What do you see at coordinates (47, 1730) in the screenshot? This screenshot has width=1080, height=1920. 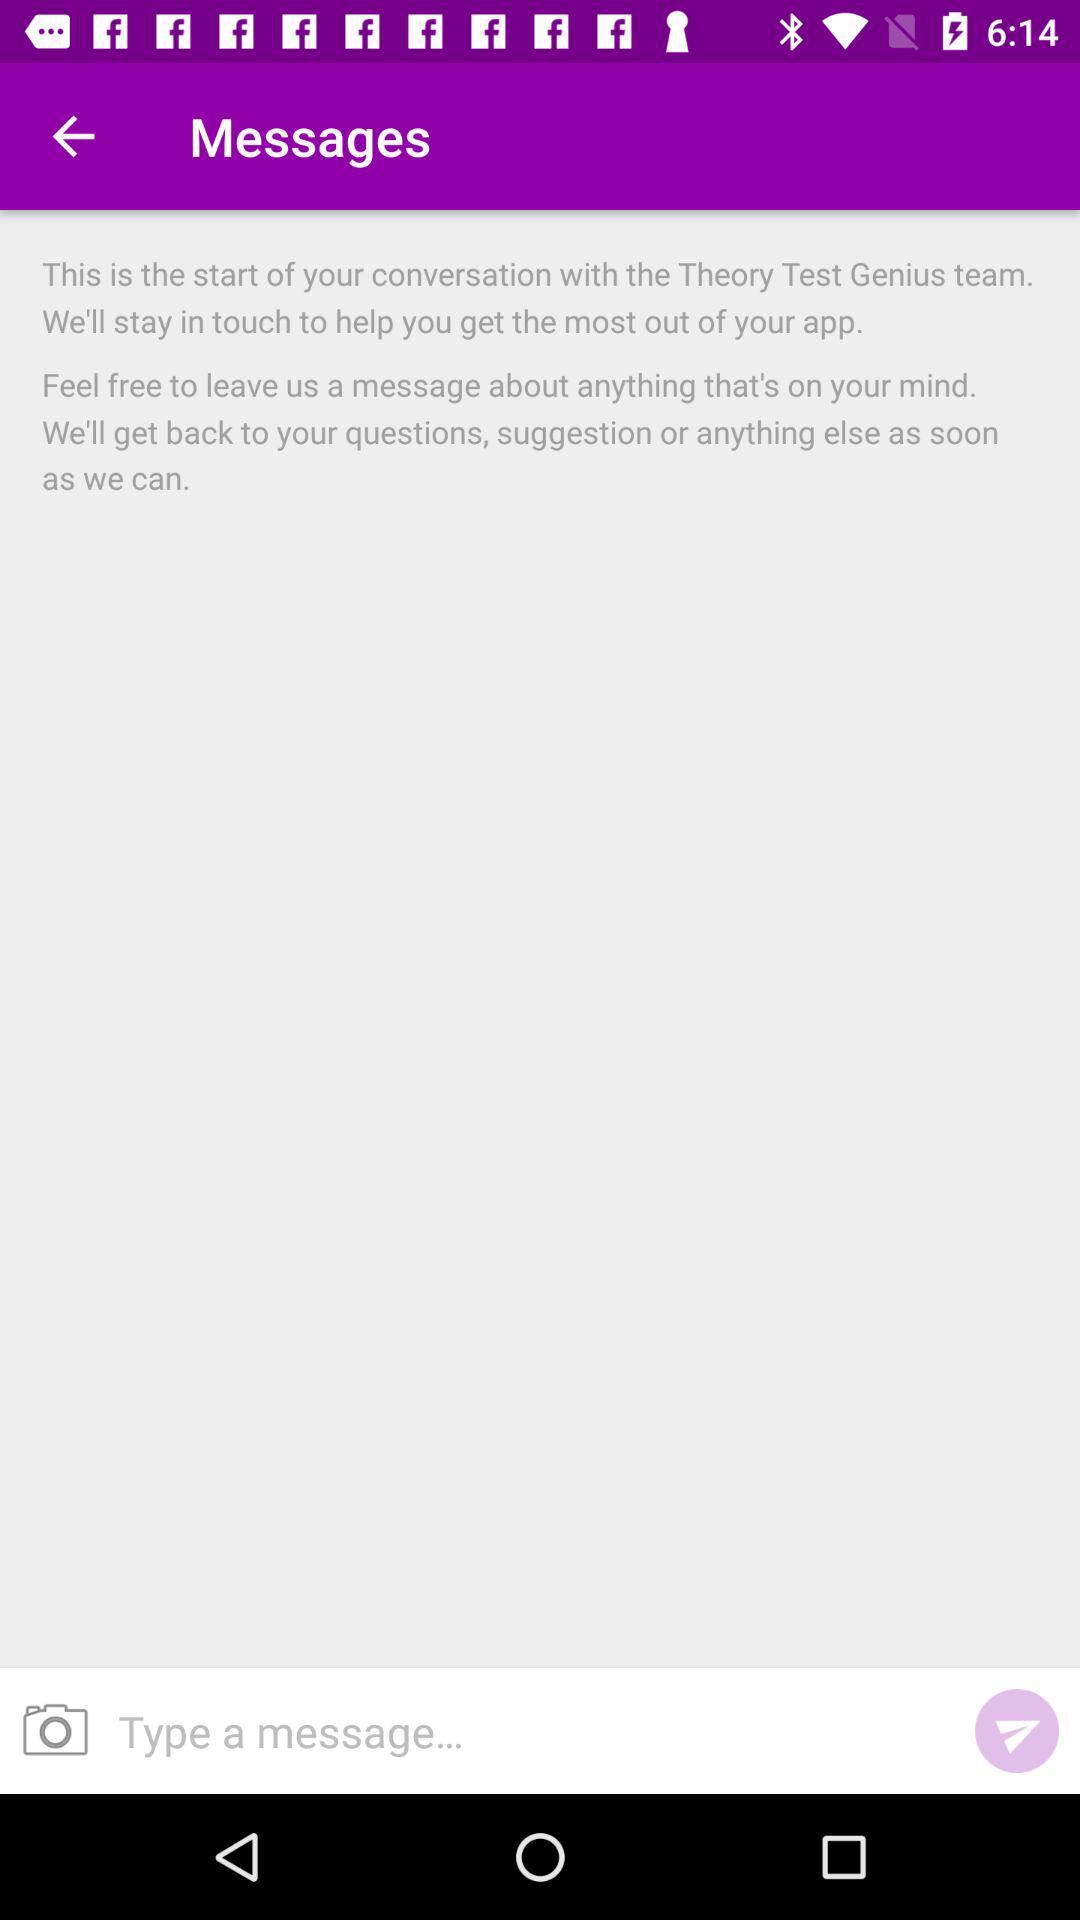 I see `the item below the feel free to icon` at bounding box center [47, 1730].